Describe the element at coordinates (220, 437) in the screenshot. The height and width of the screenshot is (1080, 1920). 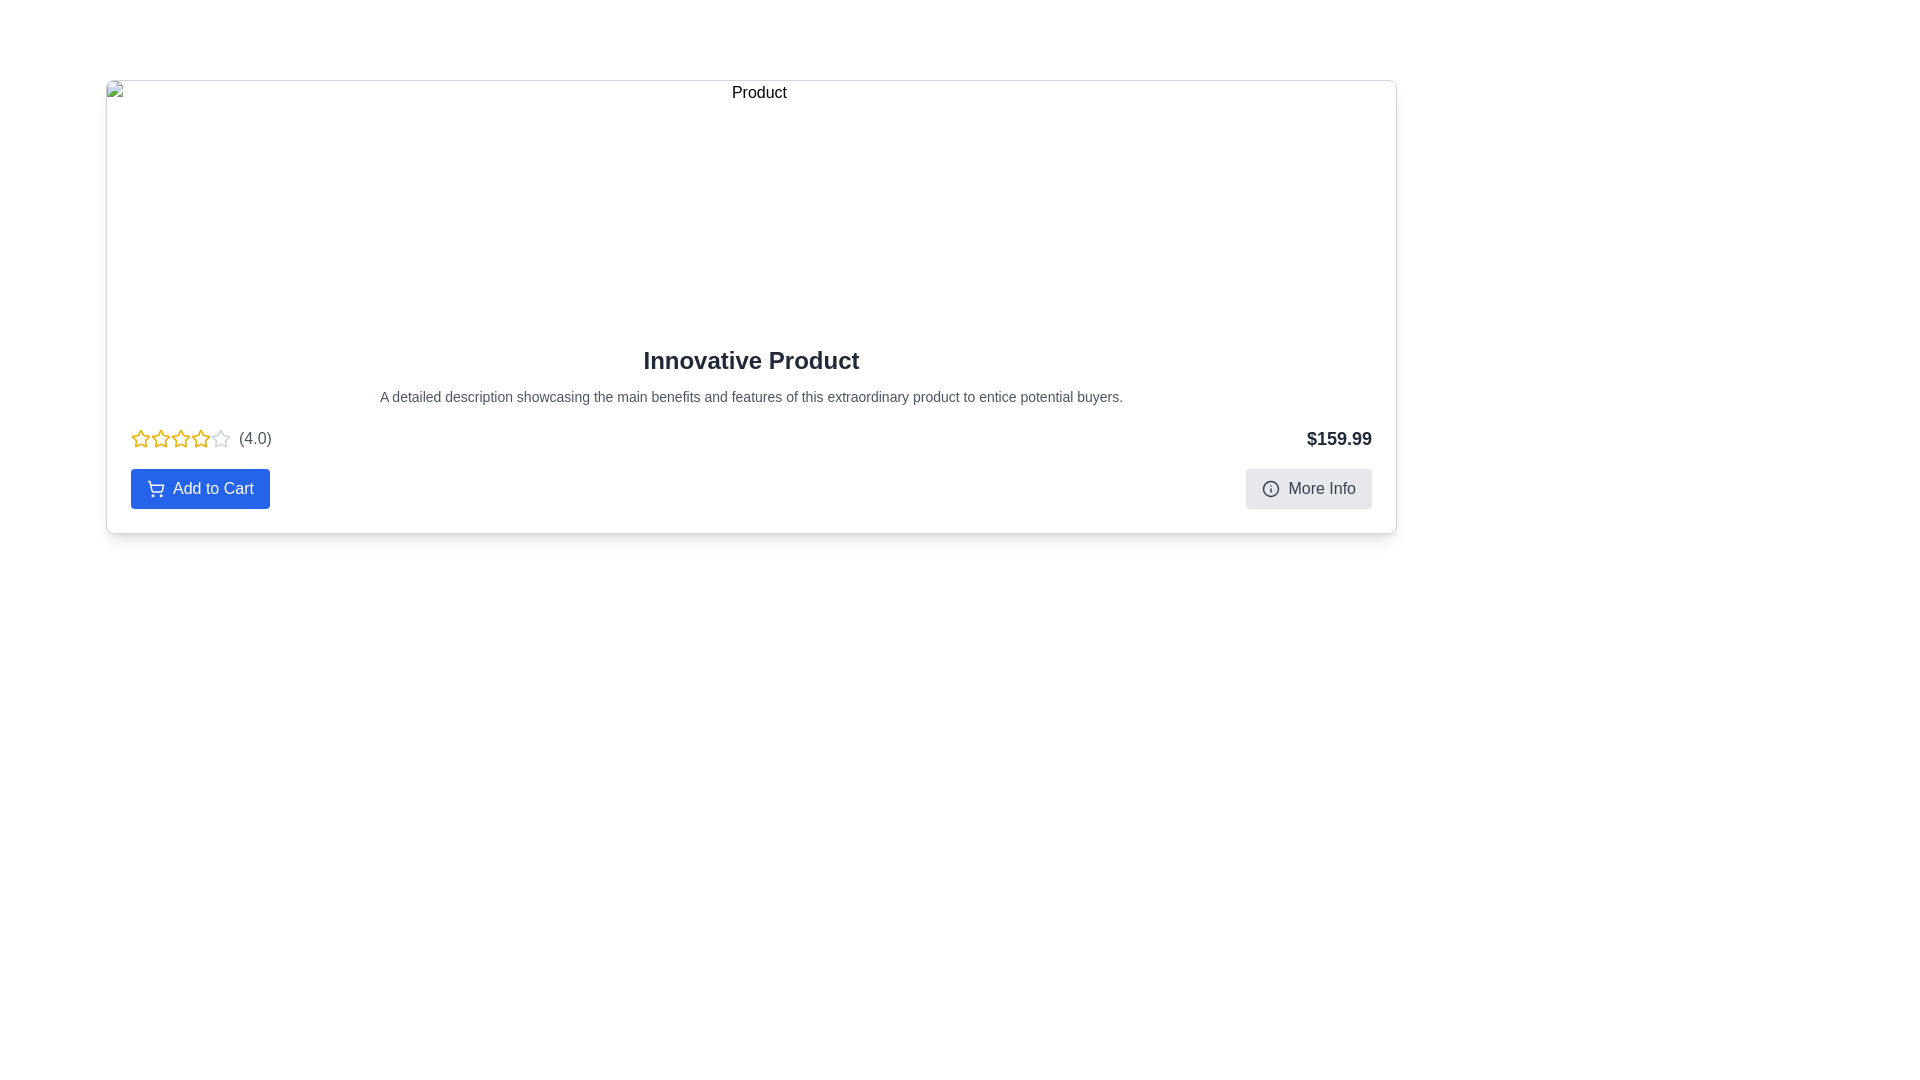
I see `the fourth star icon` at that location.